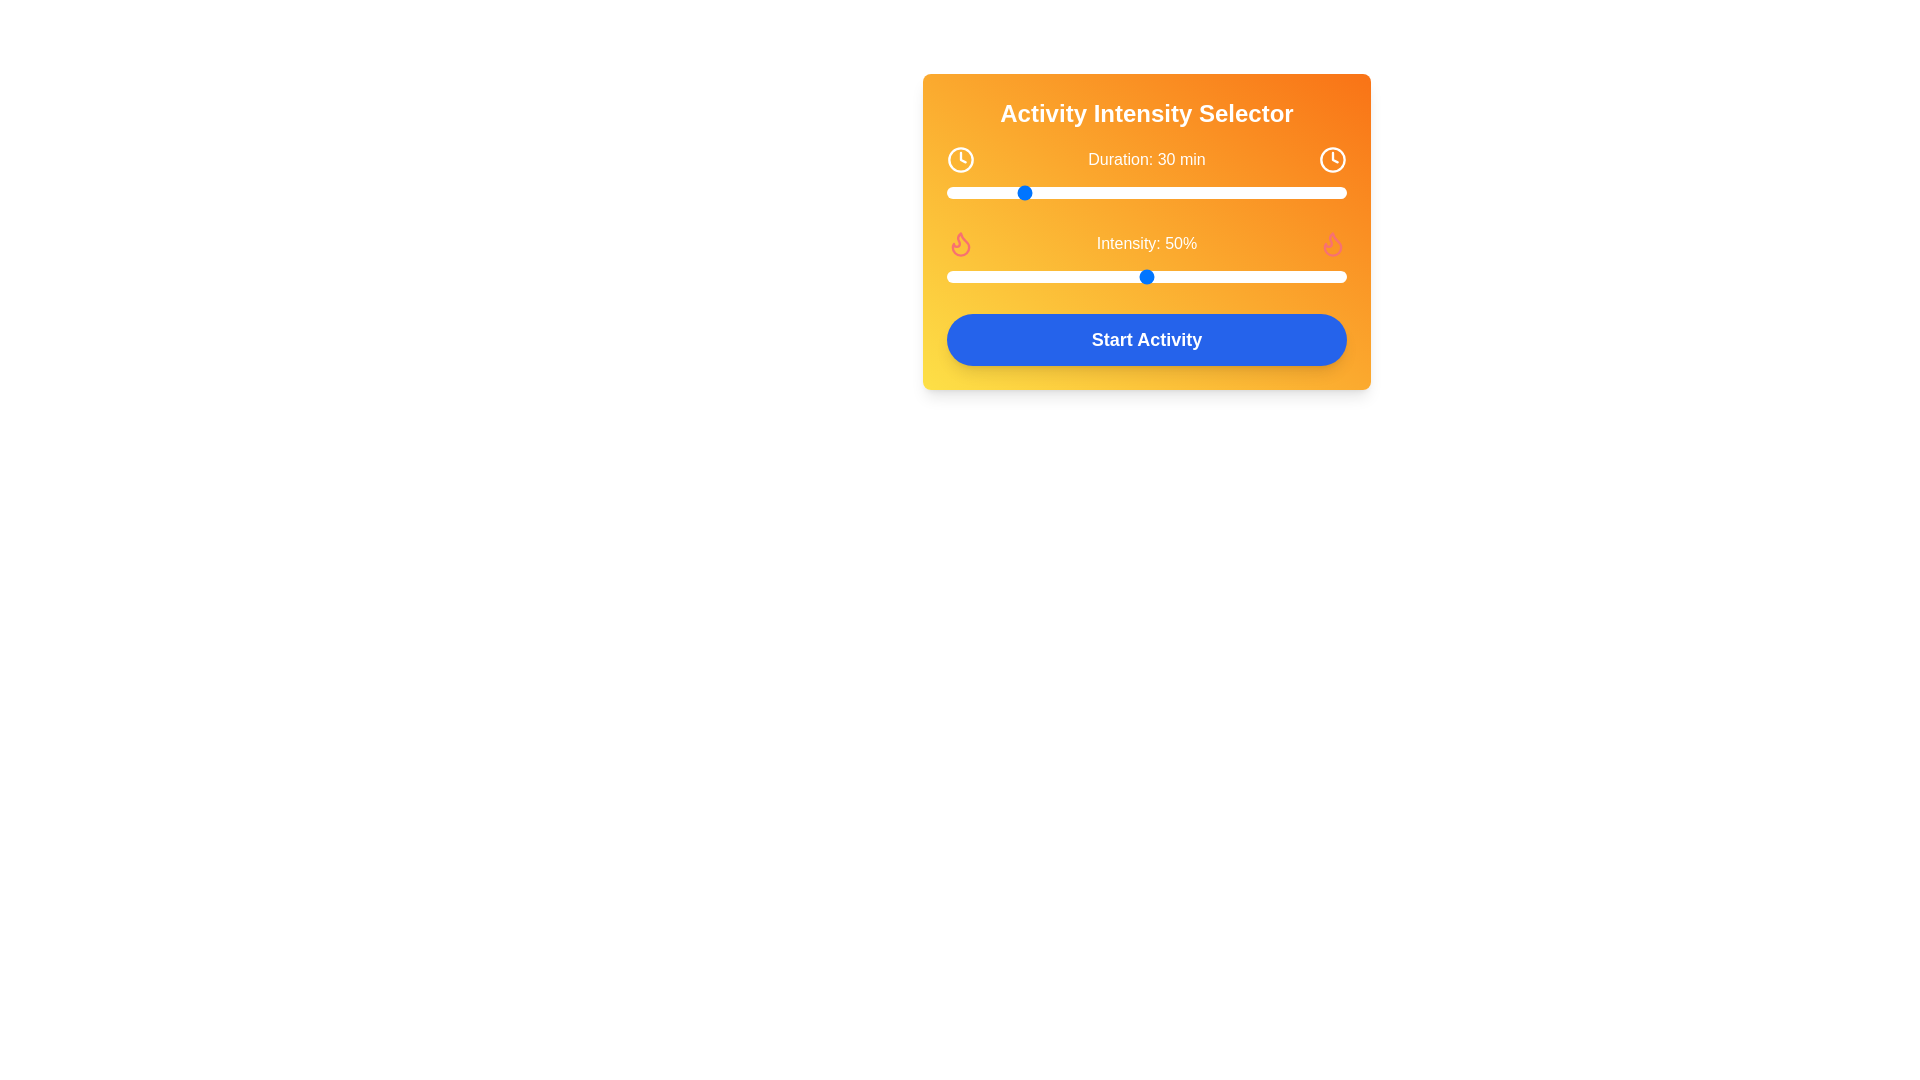 The height and width of the screenshot is (1080, 1920). What do you see at coordinates (1334, 277) in the screenshot?
I see `the intensity slider to set the intensity to 97%` at bounding box center [1334, 277].